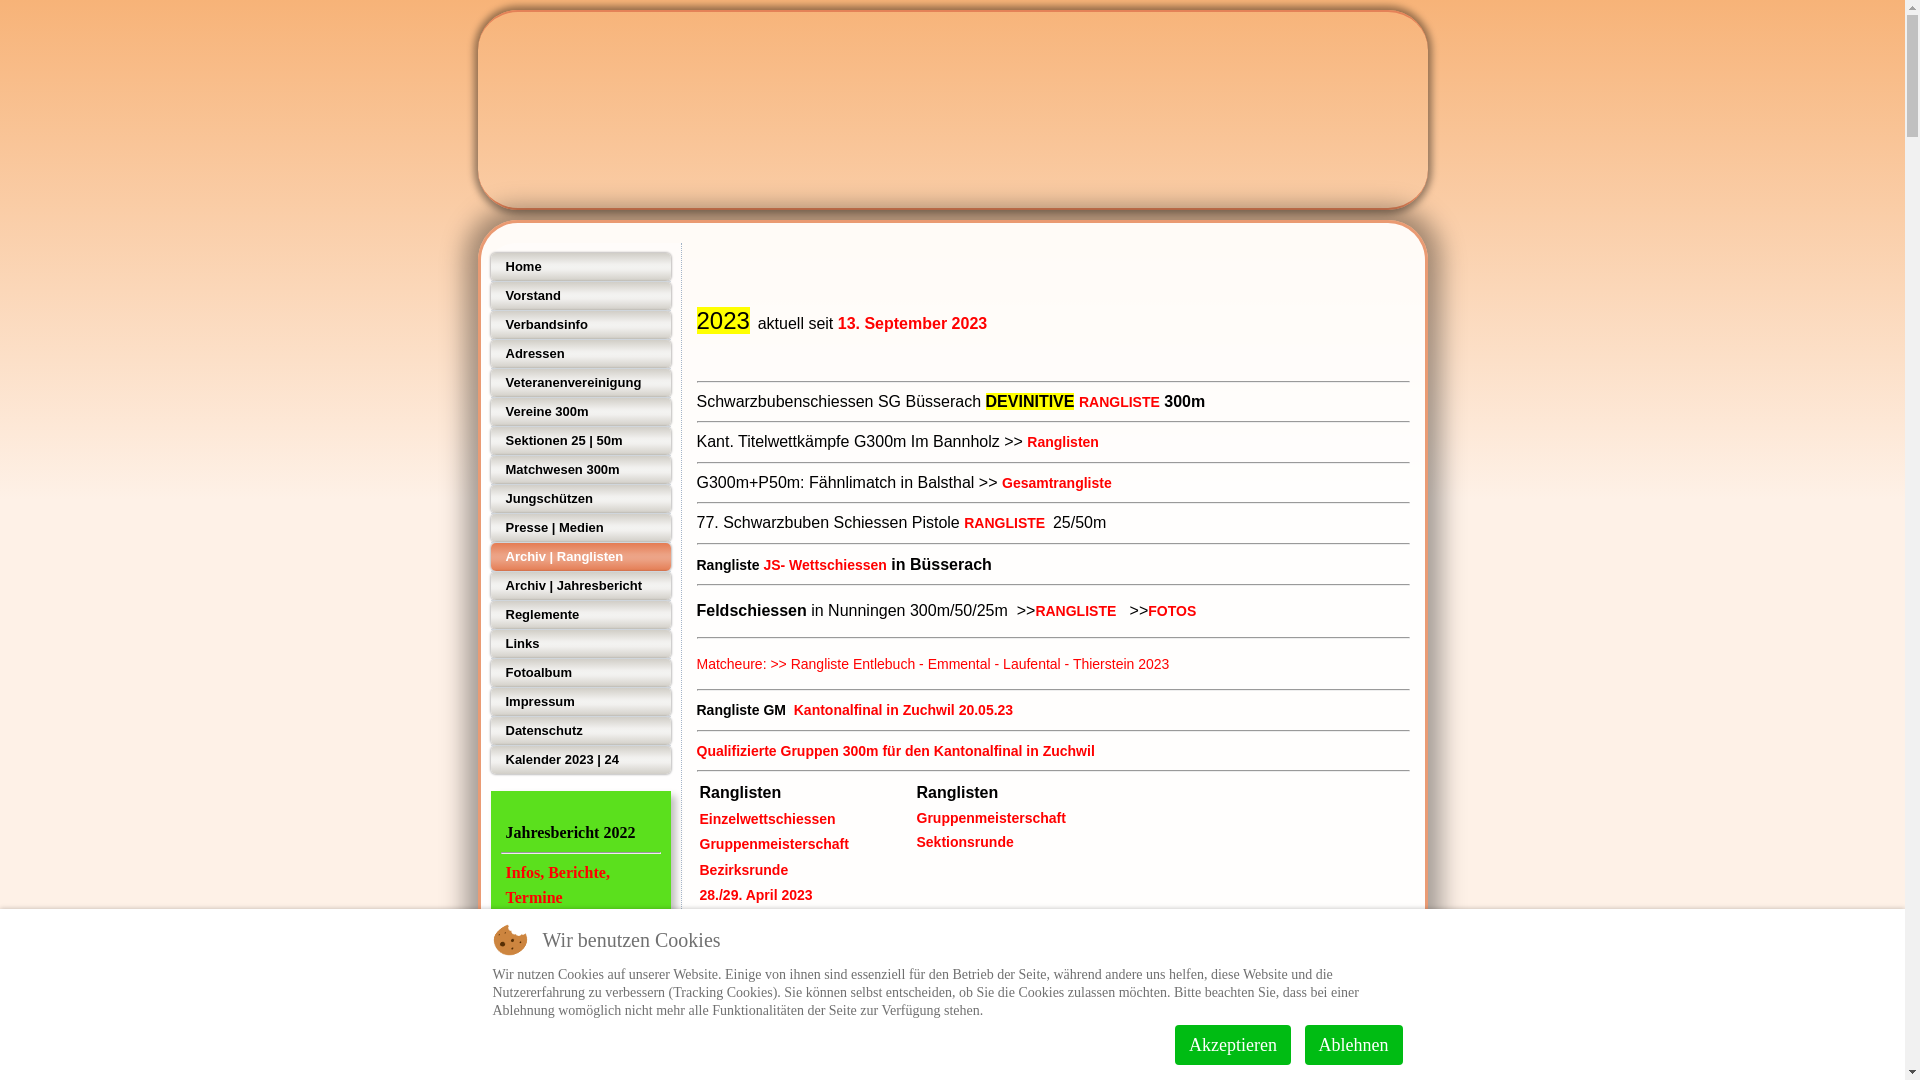 This screenshot has height=1080, width=1920. I want to click on 'Datenschutz', so click(579, 731).